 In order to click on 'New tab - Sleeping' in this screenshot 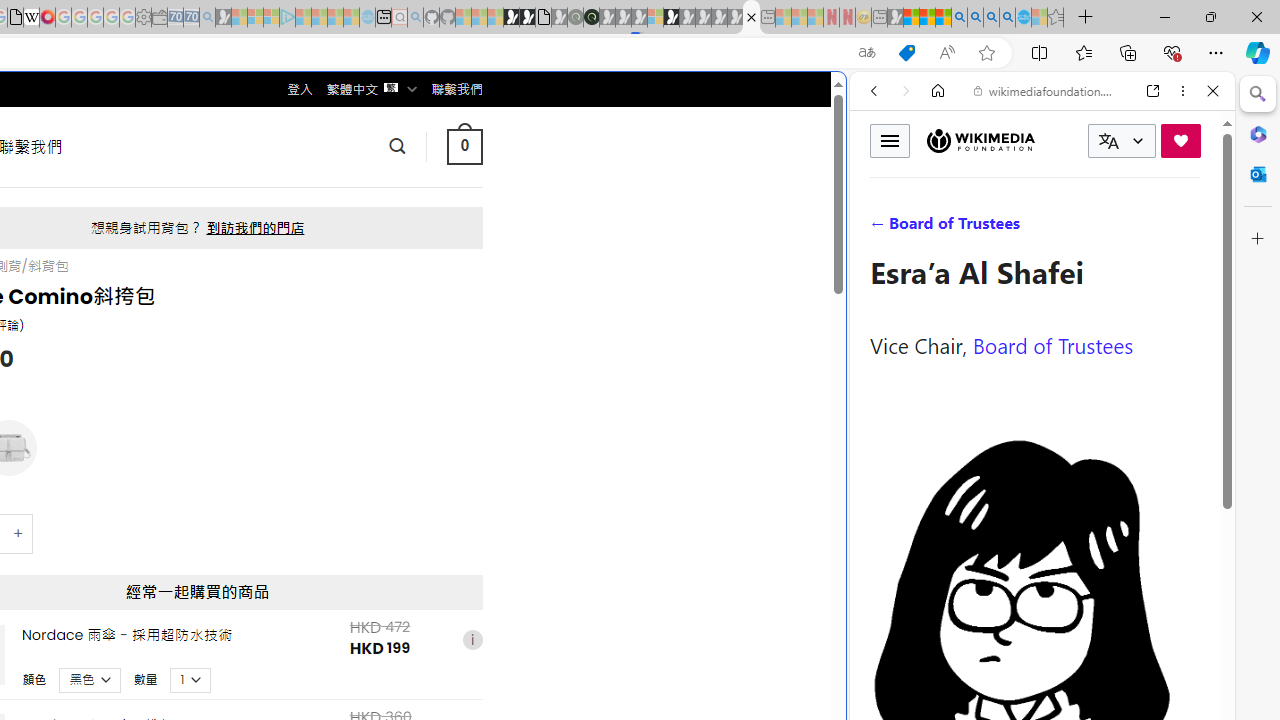, I will do `click(879, 17)`.